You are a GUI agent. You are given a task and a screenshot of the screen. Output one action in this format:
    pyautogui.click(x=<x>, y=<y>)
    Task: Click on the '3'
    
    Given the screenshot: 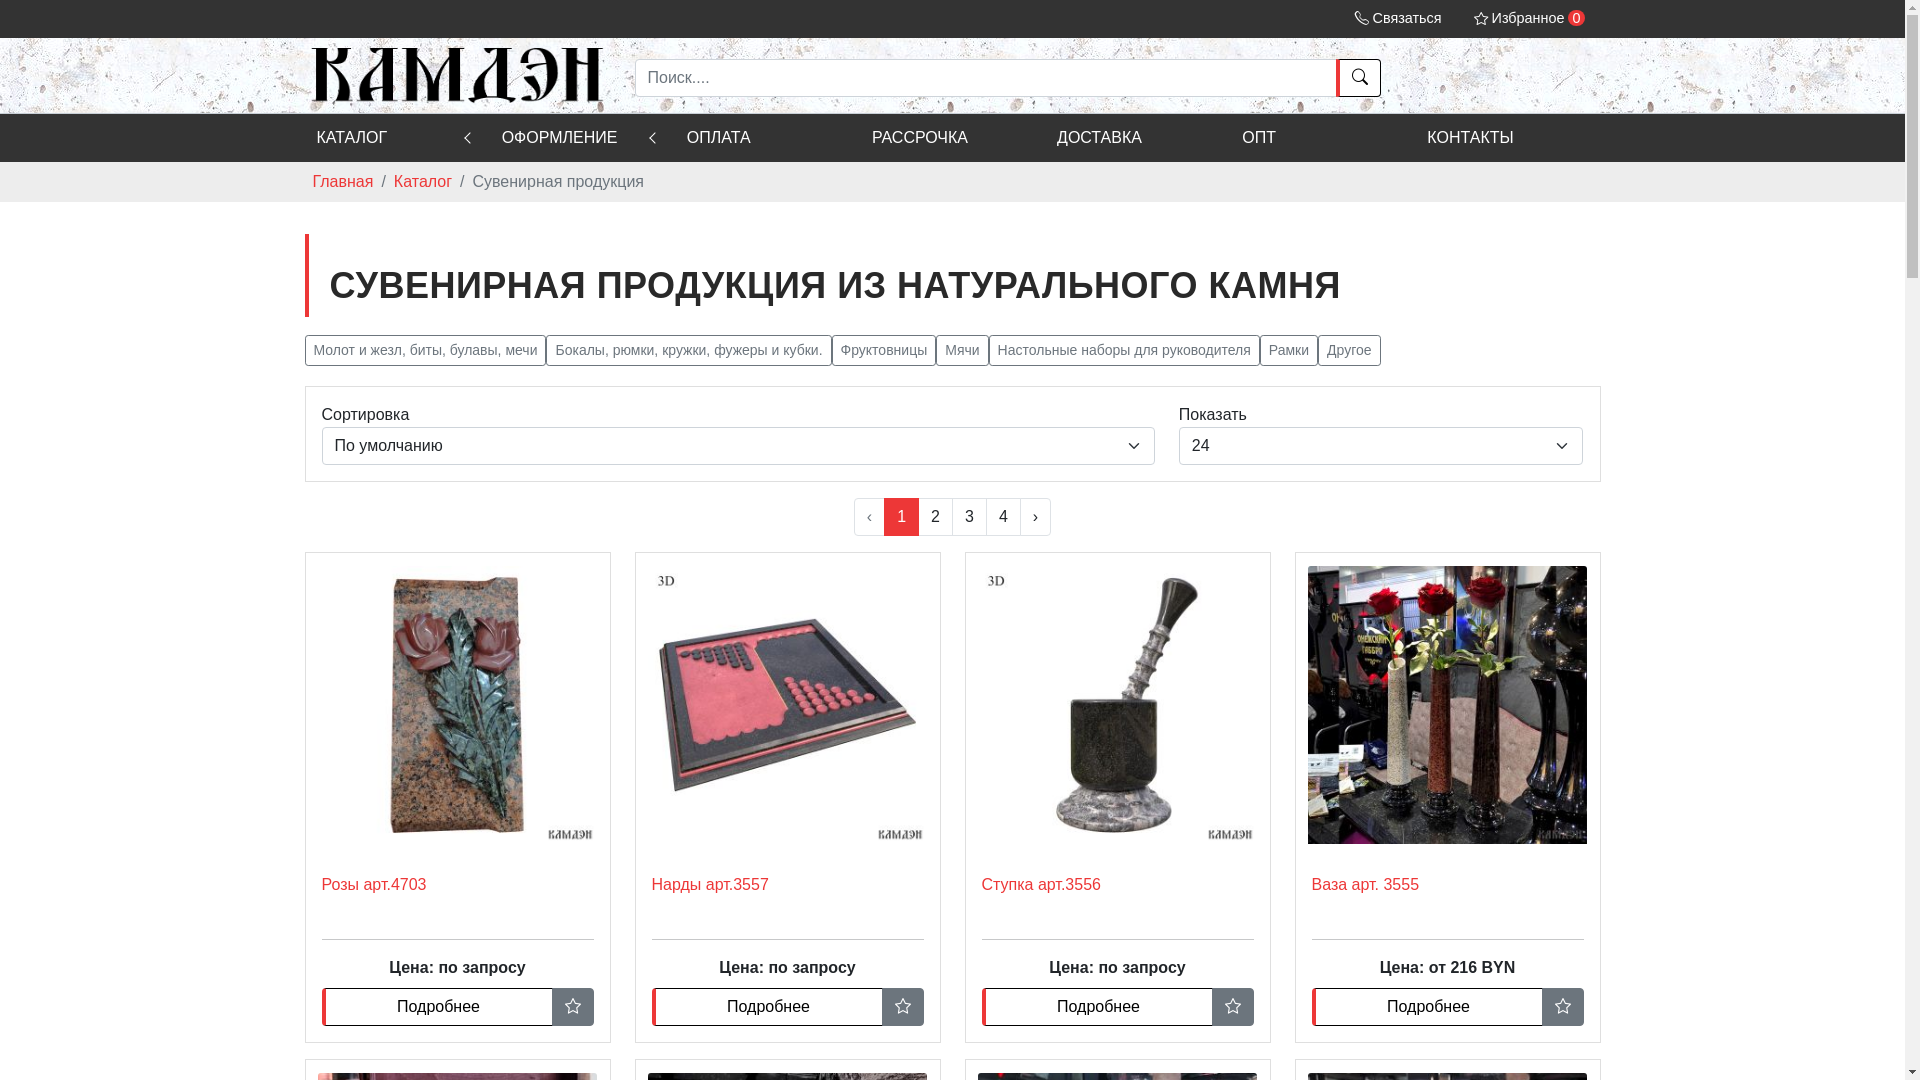 What is the action you would take?
    pyautogui.click(x=969, y=515)
    